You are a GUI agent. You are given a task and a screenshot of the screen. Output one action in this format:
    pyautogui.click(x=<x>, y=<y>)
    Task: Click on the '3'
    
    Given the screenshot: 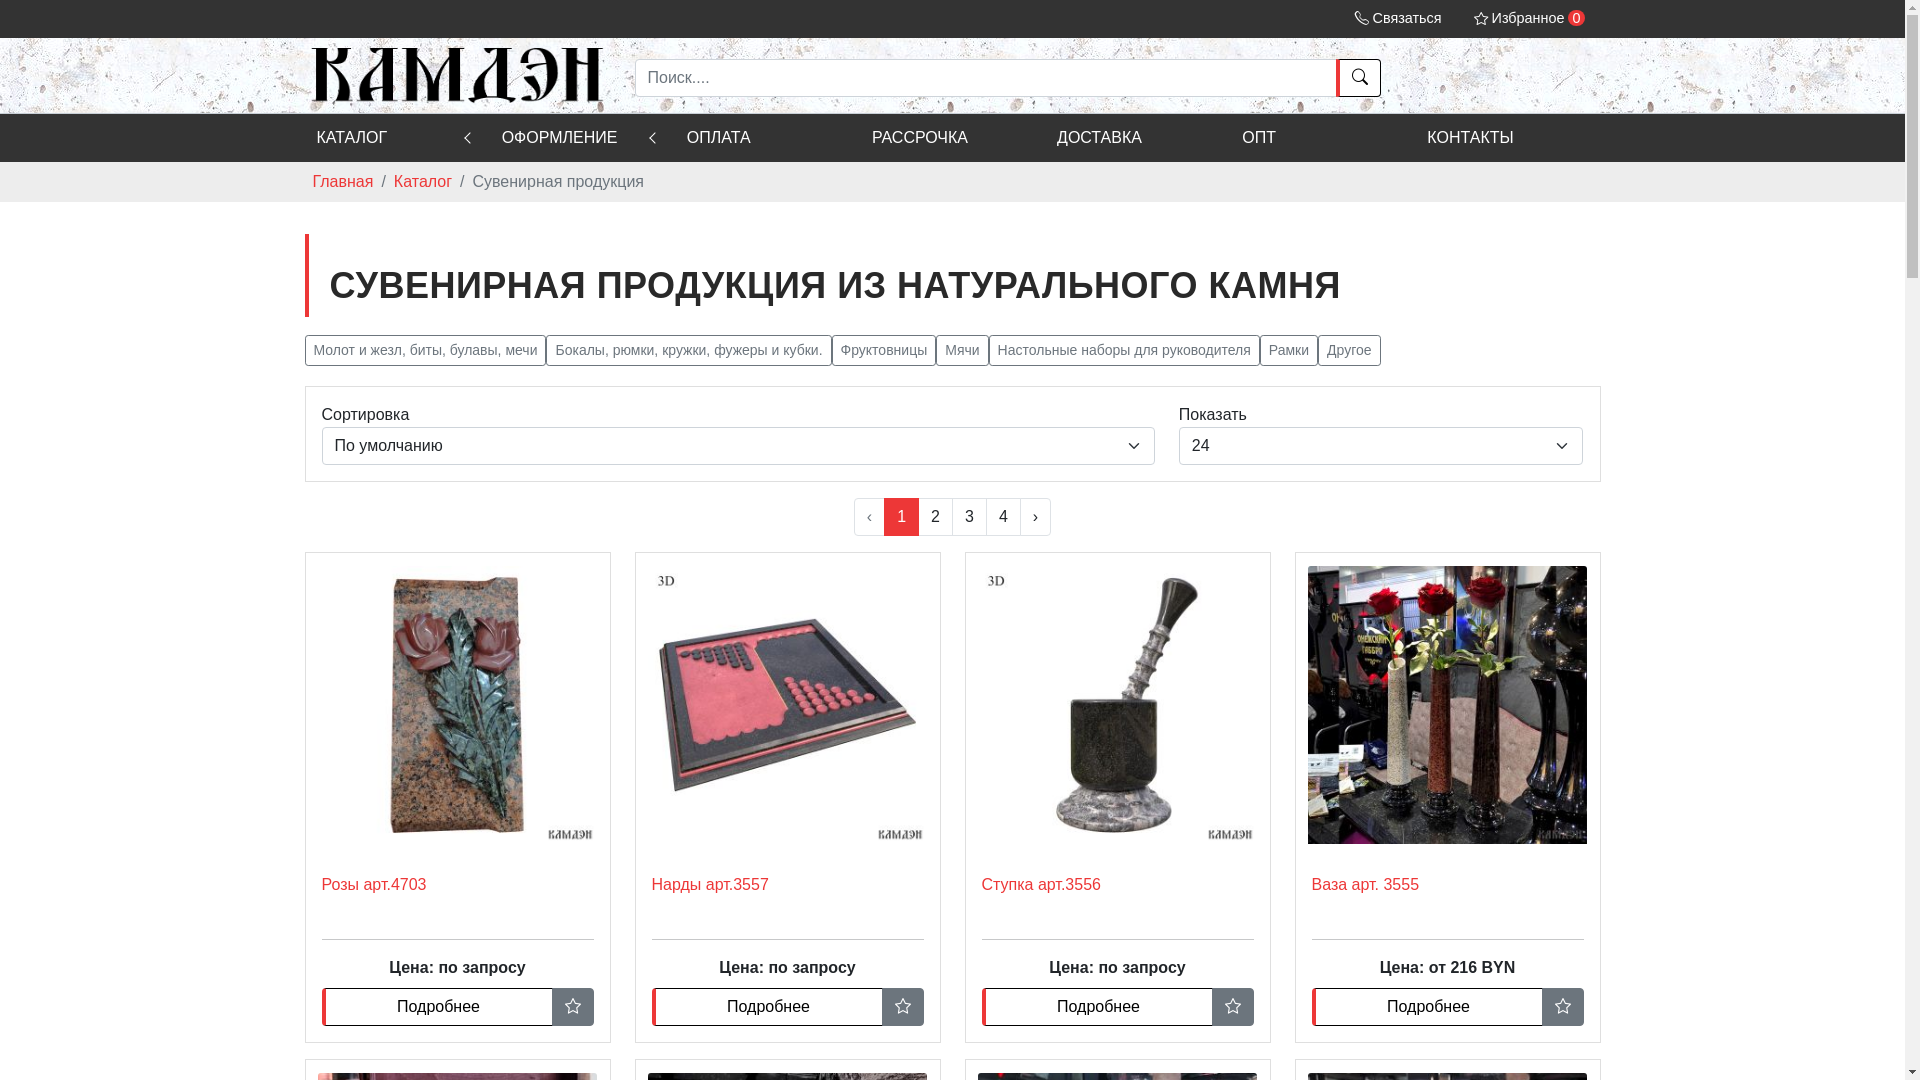 What is the action you would take?
    pyautogui.click(x=969, y=515)
    